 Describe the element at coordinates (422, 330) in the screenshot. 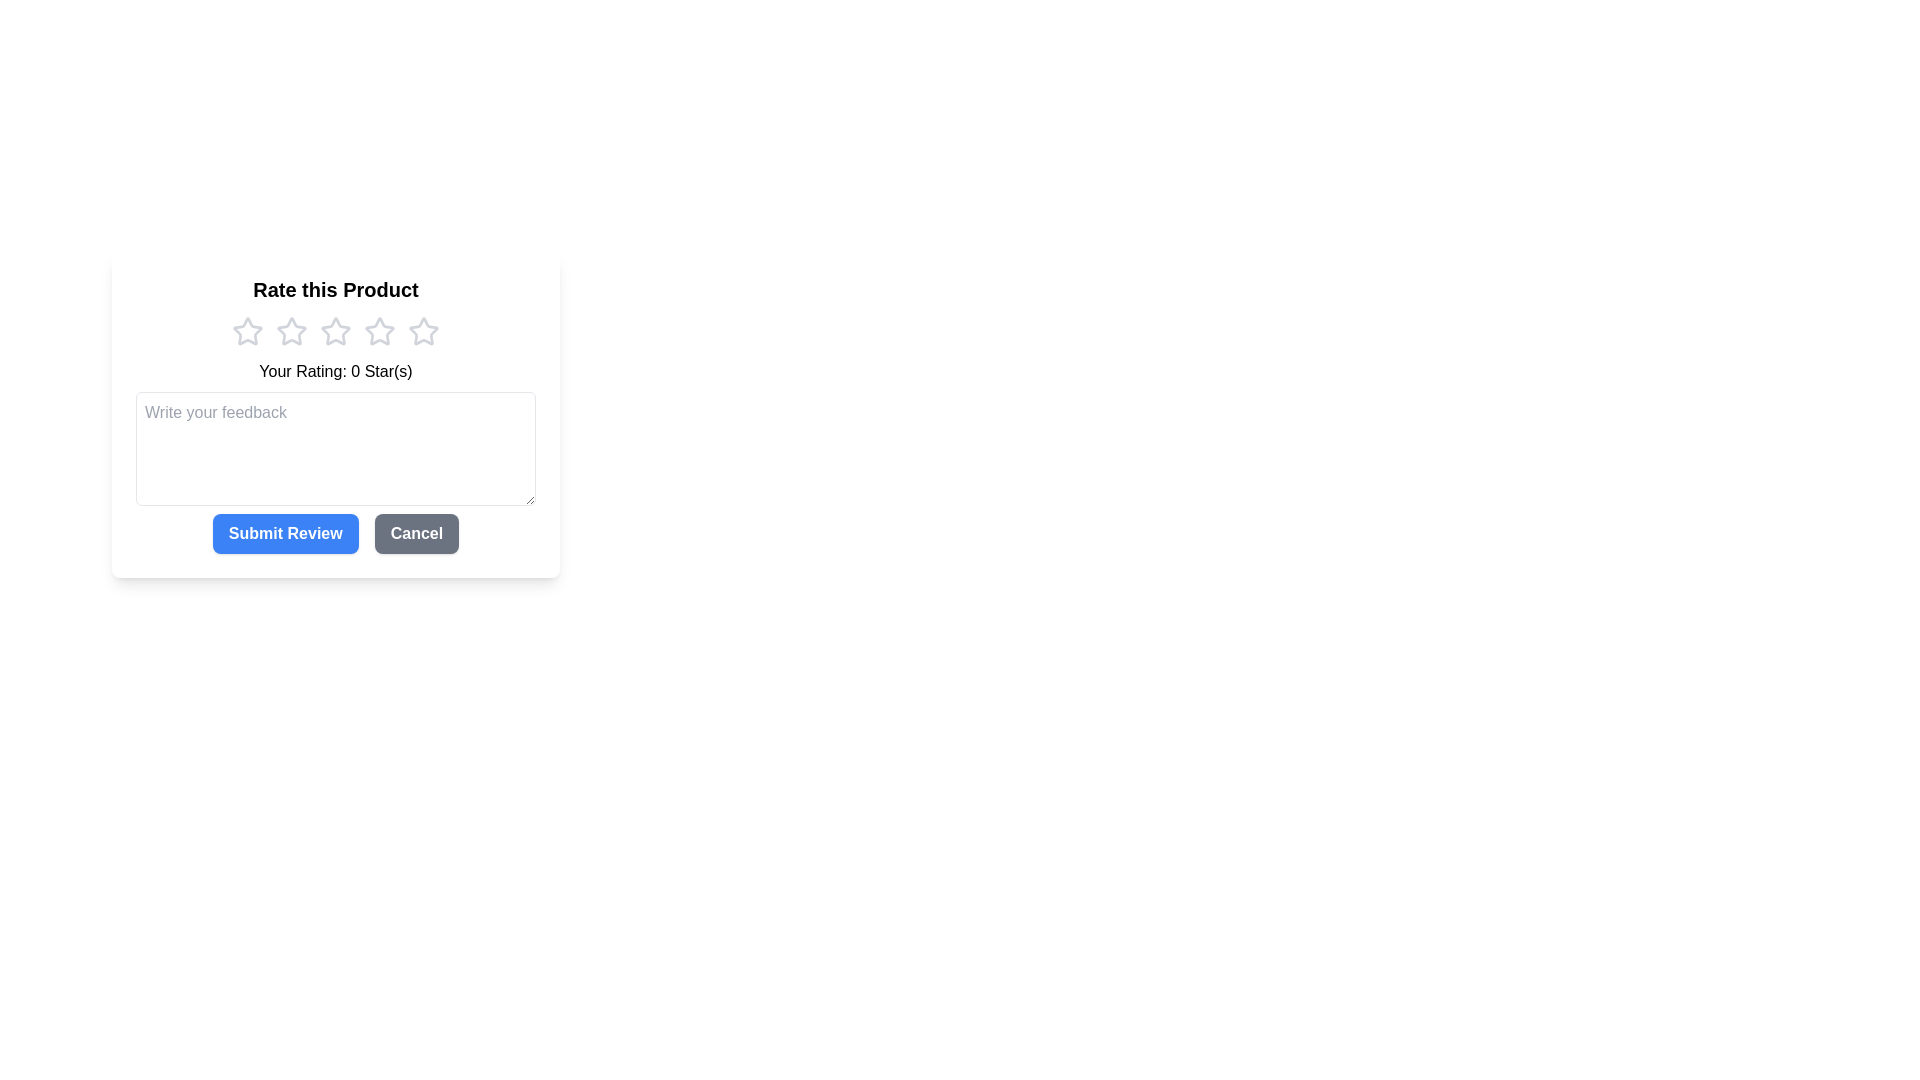

I see `the fifth star button in the five-star rating system, which allows users to indicate a maximum rating for a product or service` at that location.